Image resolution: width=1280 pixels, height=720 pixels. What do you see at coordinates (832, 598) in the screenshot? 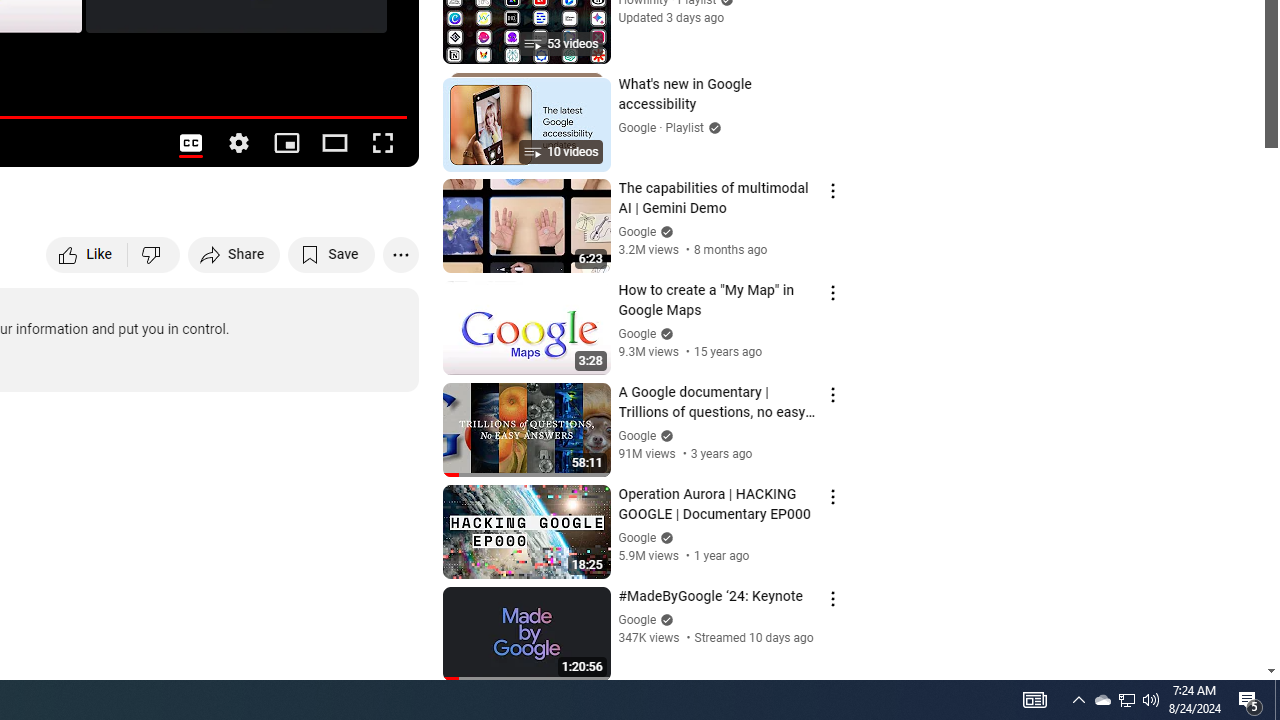
I see `'Action menu'` at bounding box center [832, 598].